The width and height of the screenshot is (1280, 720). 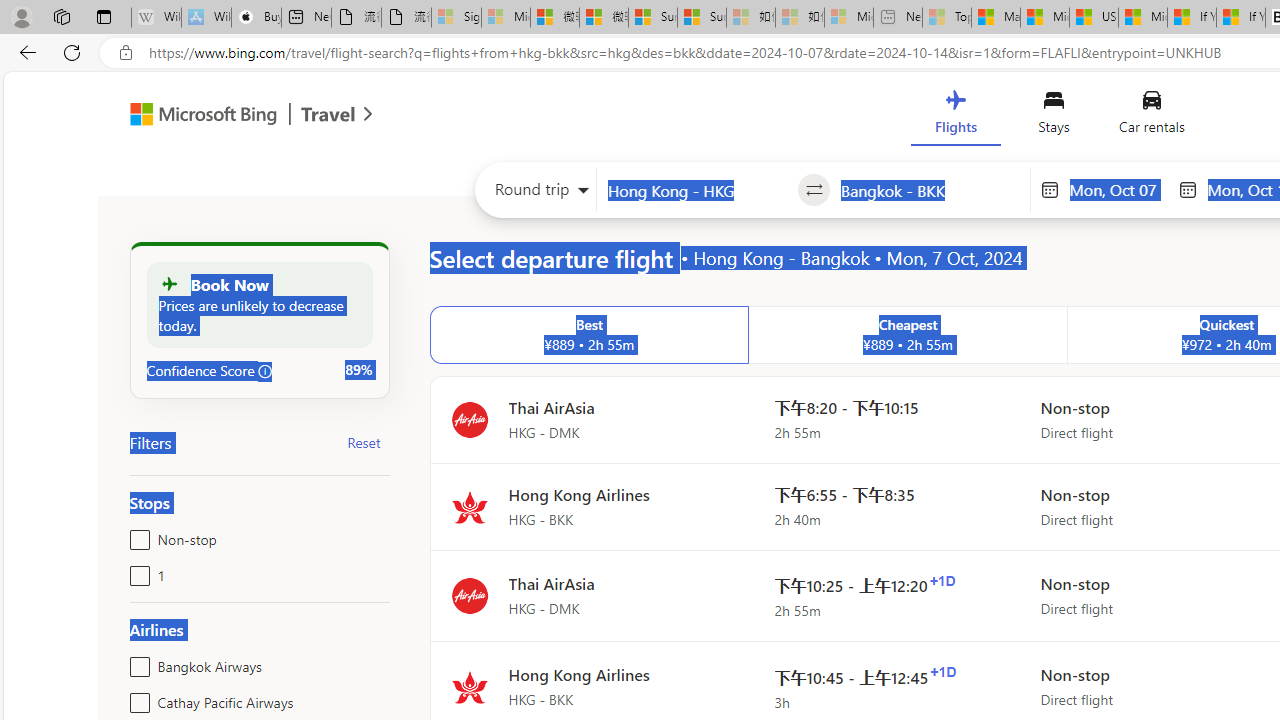 What do you see at coordinates (814, 190) in the screenshot?
I see `'Swap source and destination'` at bounding box center [814, 190].